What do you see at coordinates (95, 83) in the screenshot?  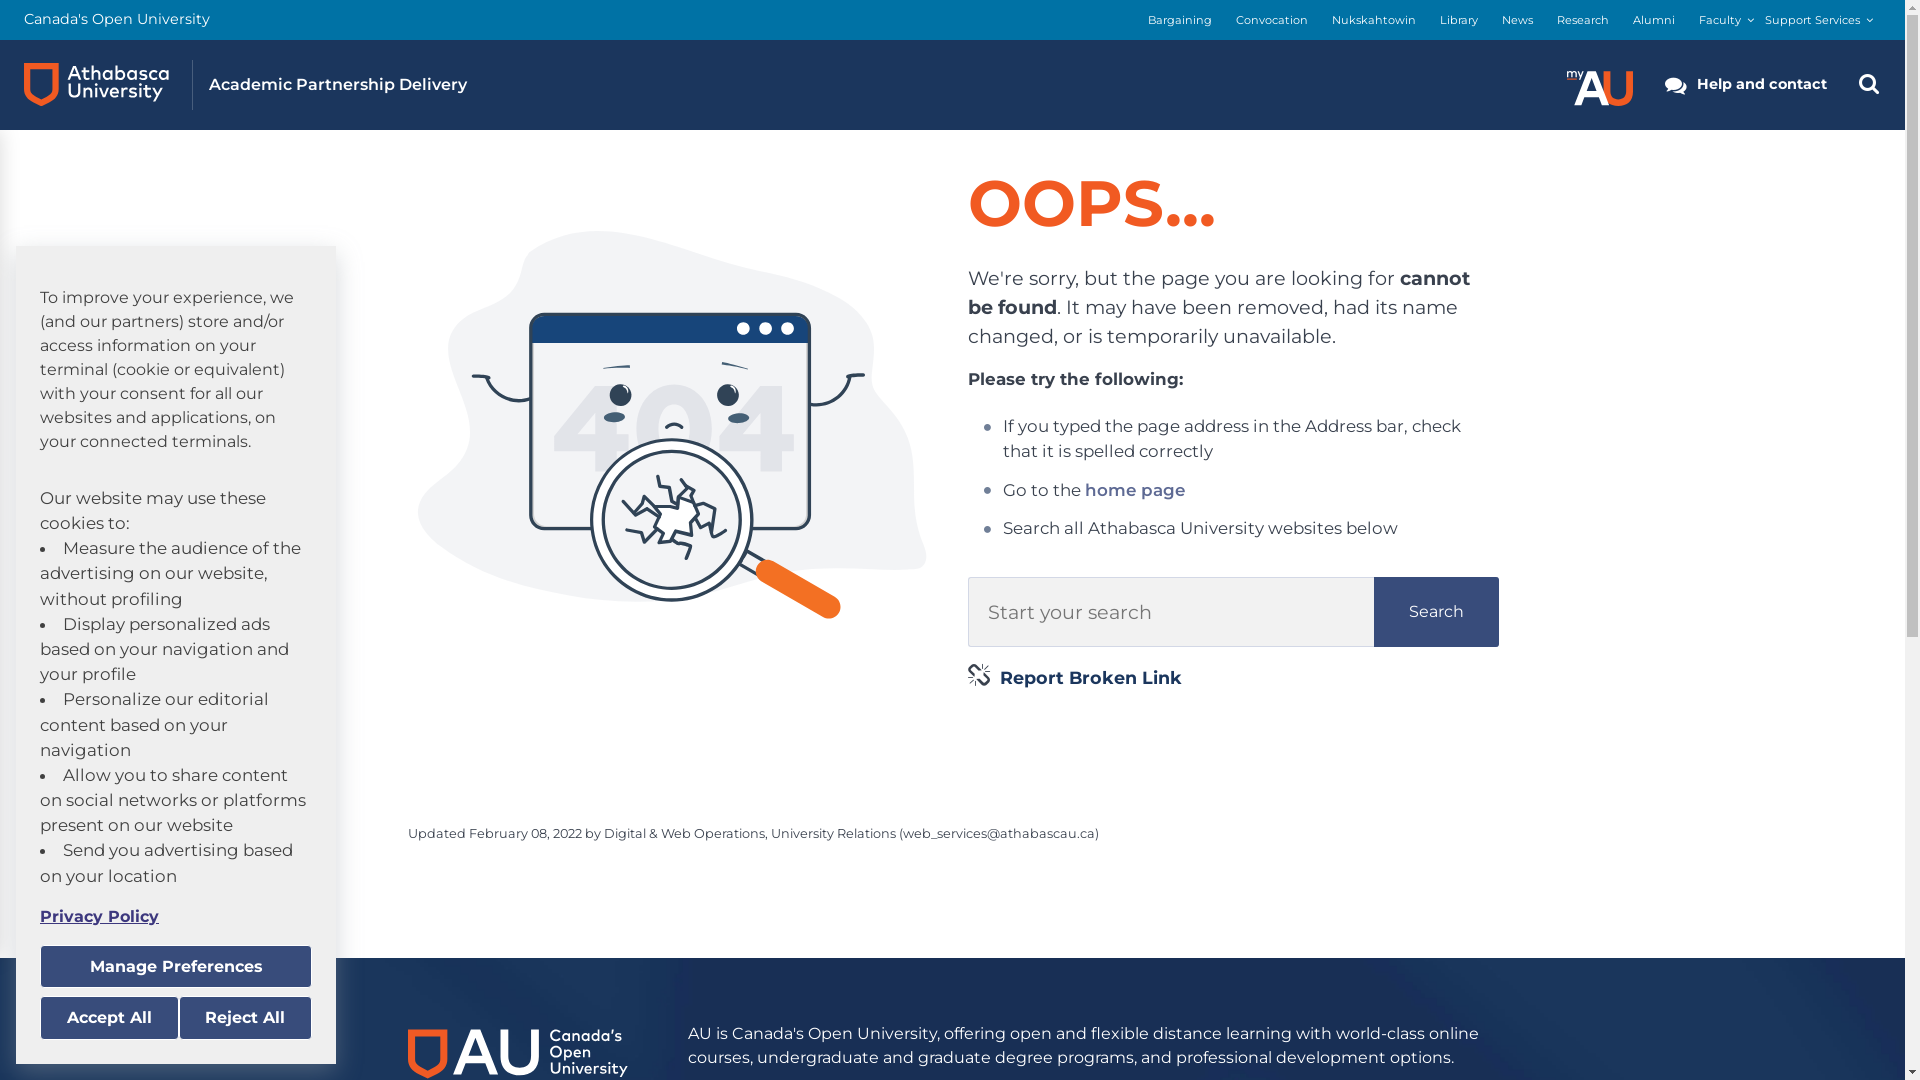 I see `'Athabasca University logo'` at bounding box center [95, 83].